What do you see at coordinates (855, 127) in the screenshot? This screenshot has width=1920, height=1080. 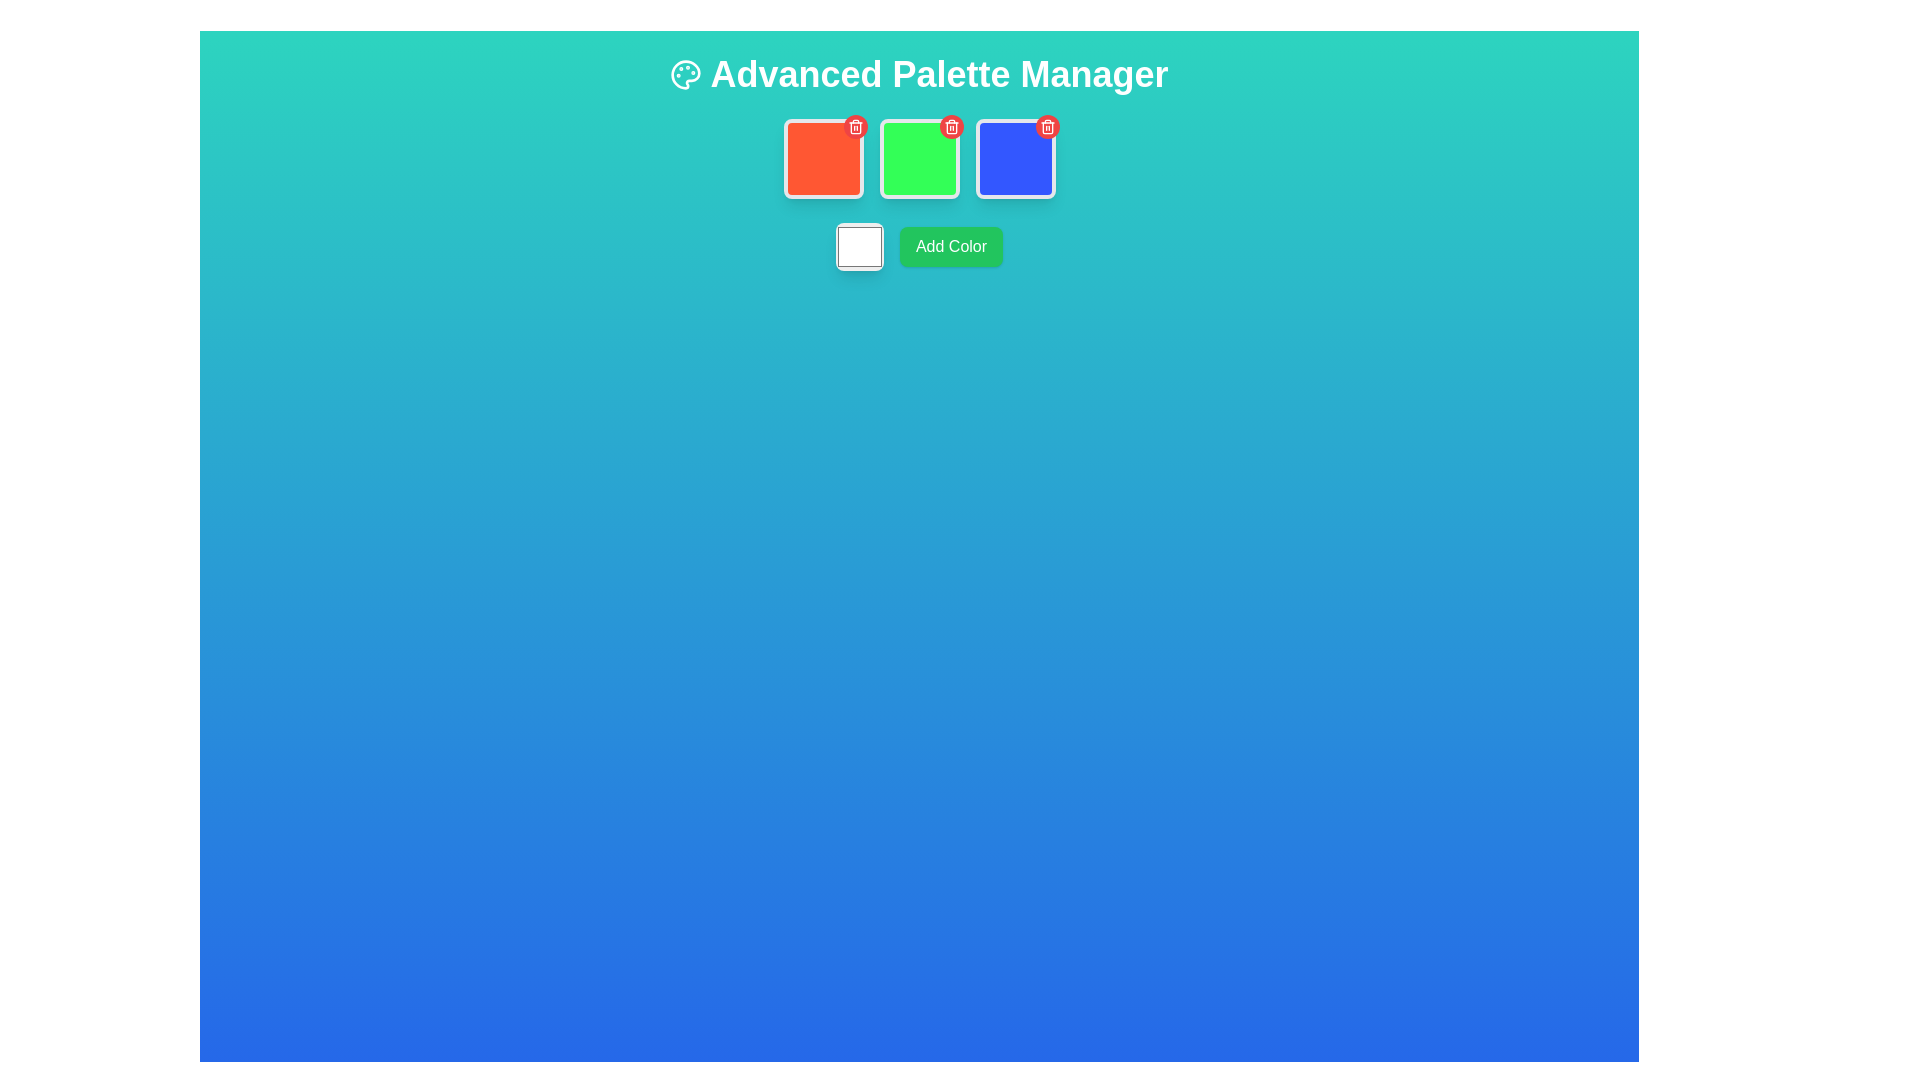 I see `the circular red button located in the top-right corner of the first red square, which contains a white trash bin icon, to change its appearance` at bounding box center [855, 127].